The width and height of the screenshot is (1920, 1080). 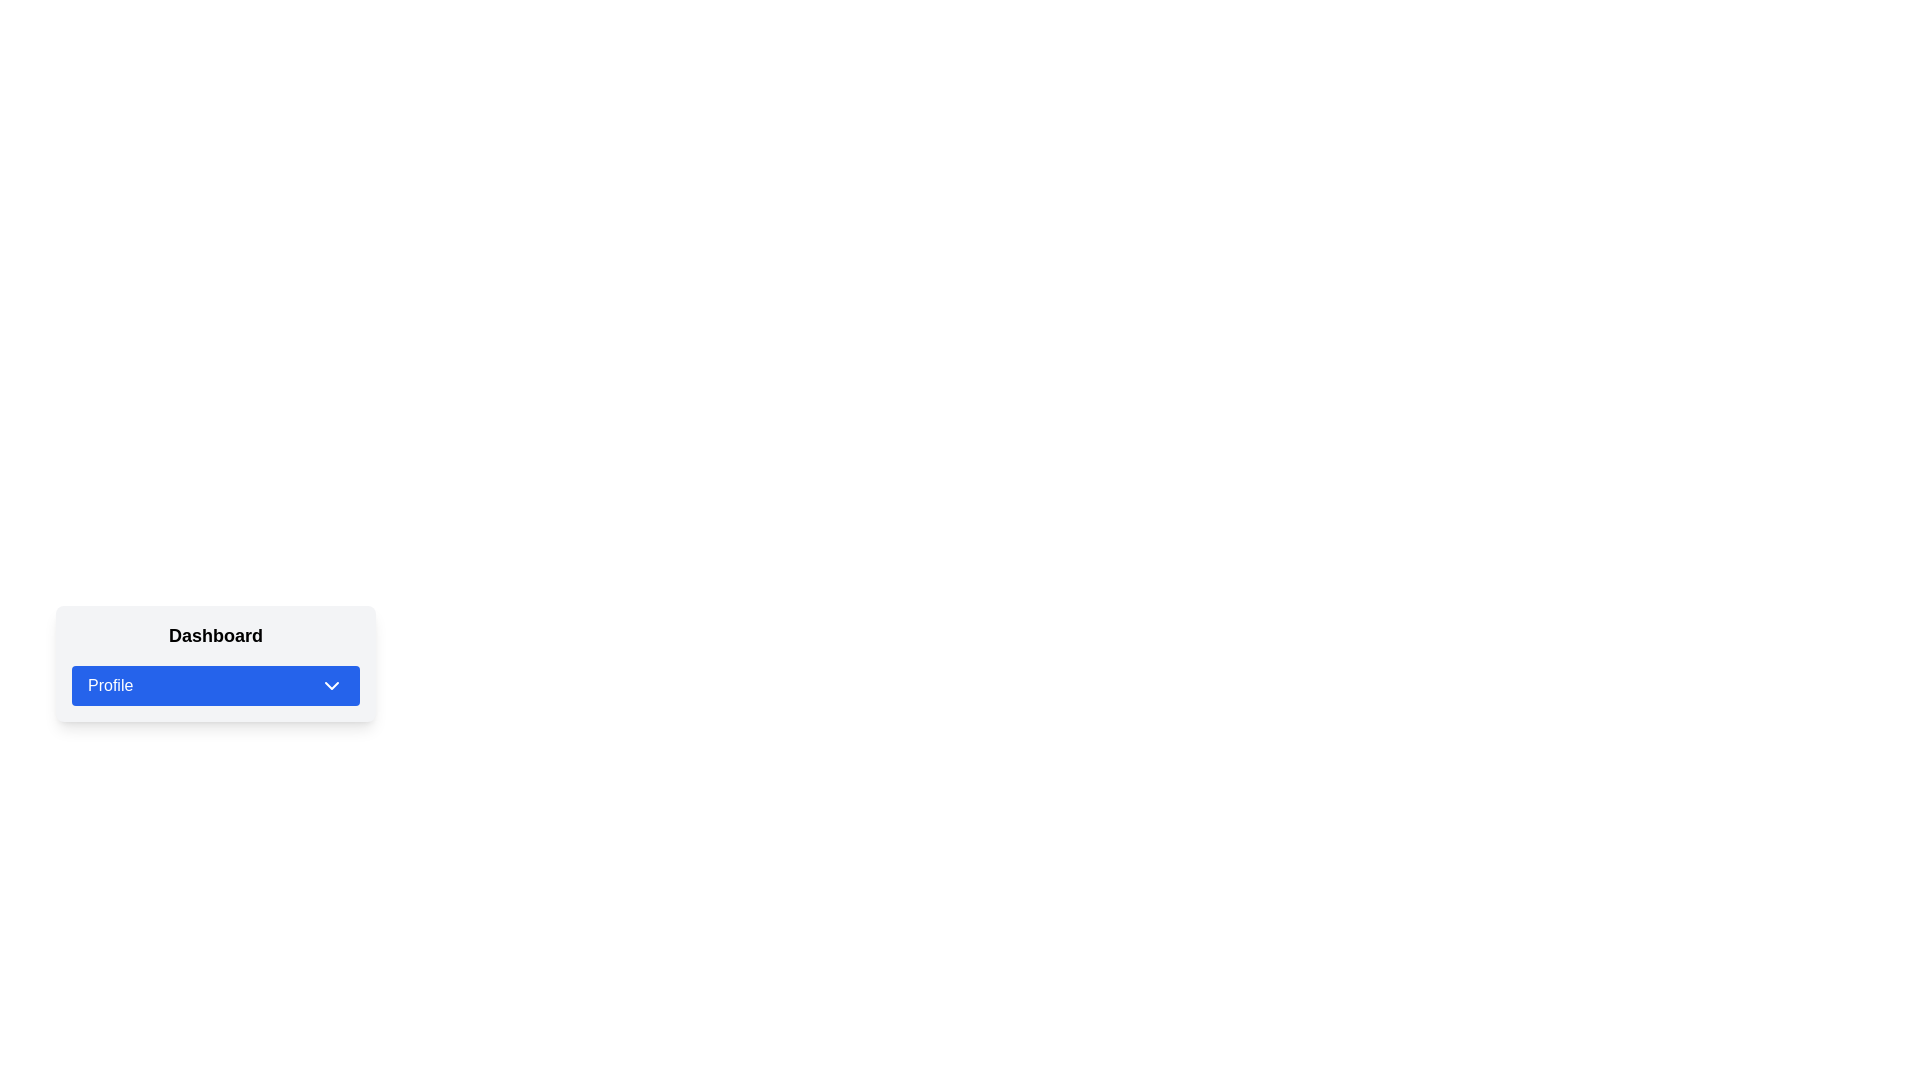 What do you see at coordinates (331, 685) in the screenshot?
I see `the downward-pointing chevron icon representing the dropdown indicator next to the 'Profile' button` at bounding box center [331, 685].